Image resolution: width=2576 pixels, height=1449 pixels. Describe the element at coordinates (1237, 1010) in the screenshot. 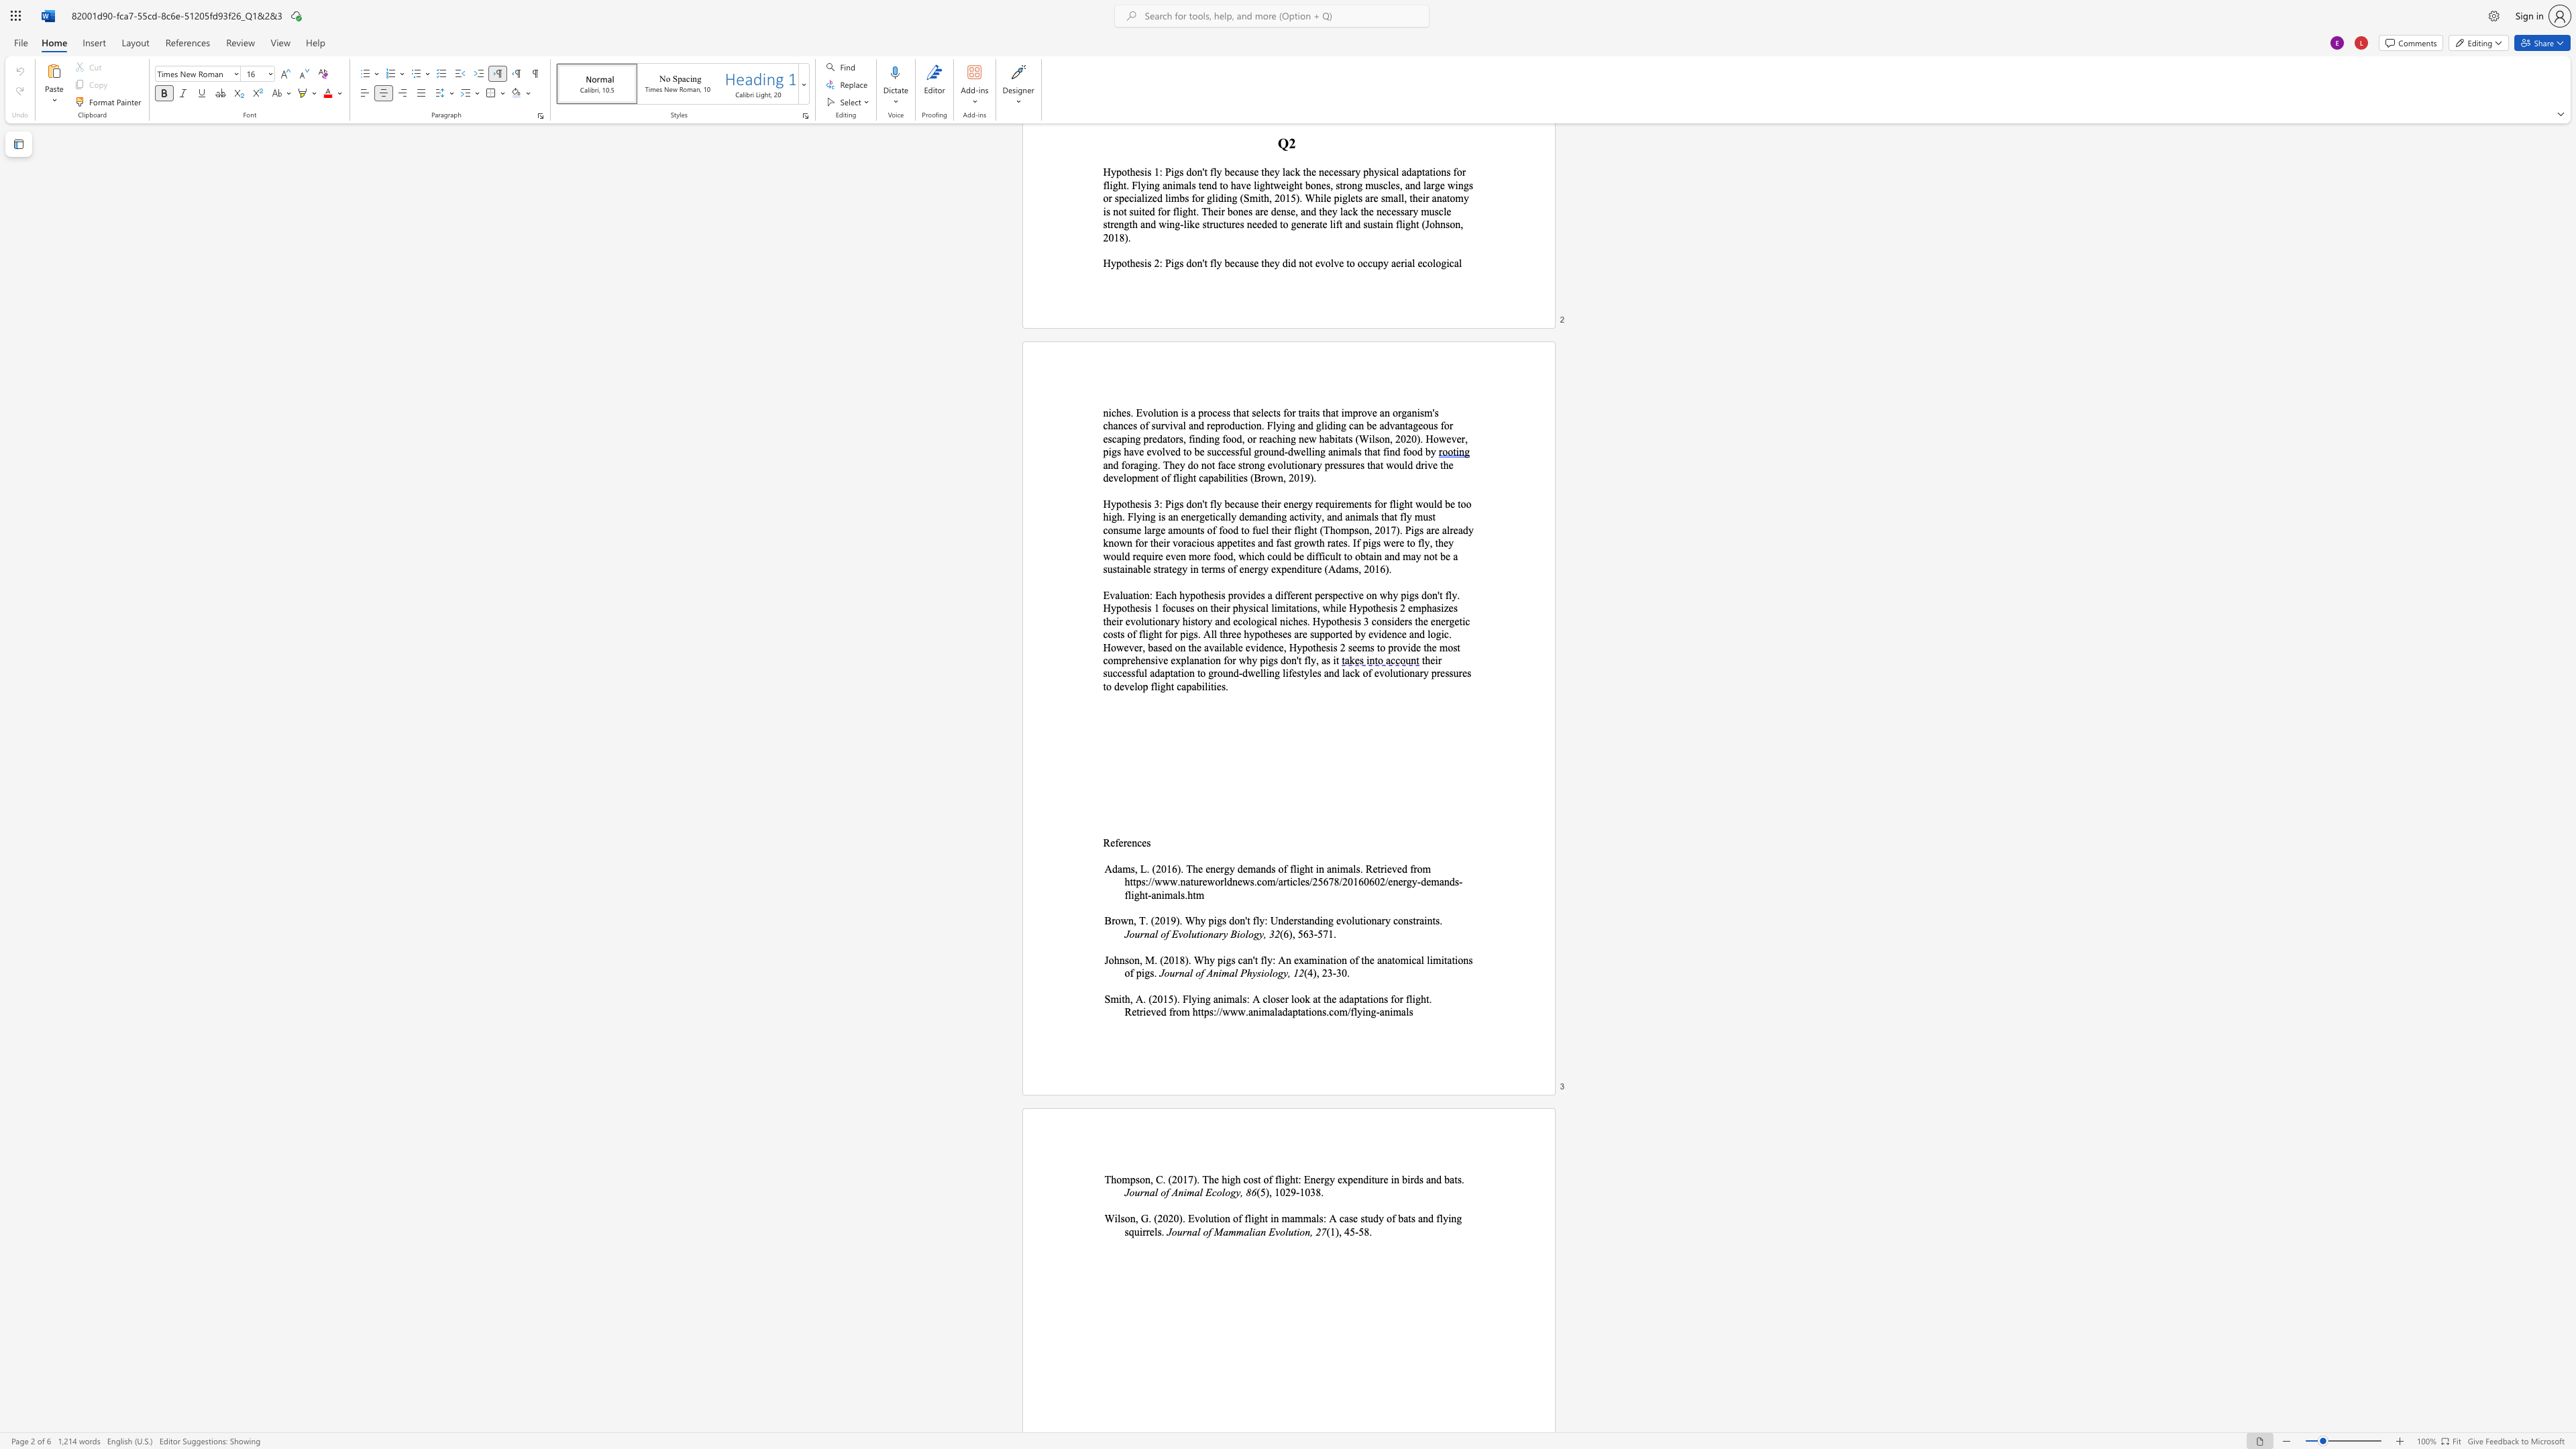

I see `the subset text "w.animaladaptations.com/flying-a" within the text "rom https://www.animaladaptations.com/flying-animals"` at that location.